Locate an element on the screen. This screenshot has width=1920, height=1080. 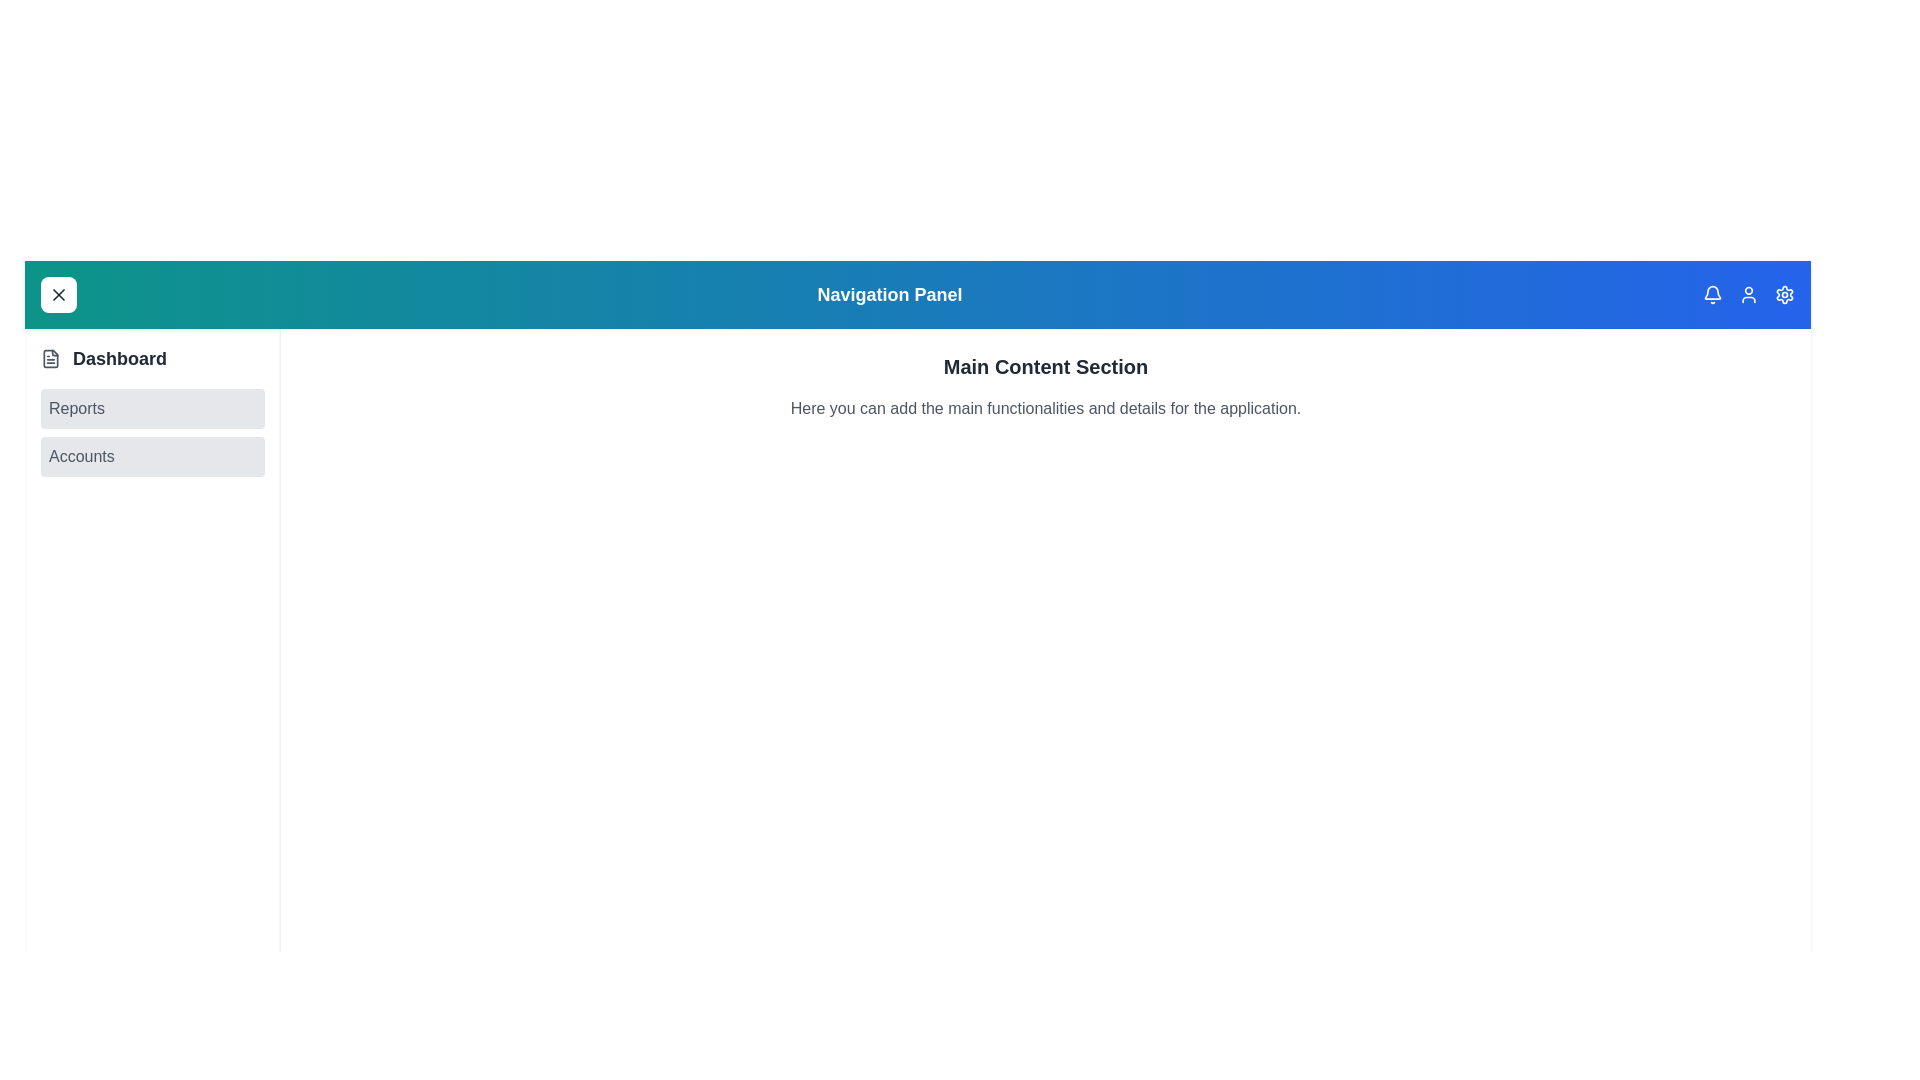
the 'Dashboard' navigation menu item, which is the first item in the vertical list of the sidebar navigation section is located at coordinates (152, 357).